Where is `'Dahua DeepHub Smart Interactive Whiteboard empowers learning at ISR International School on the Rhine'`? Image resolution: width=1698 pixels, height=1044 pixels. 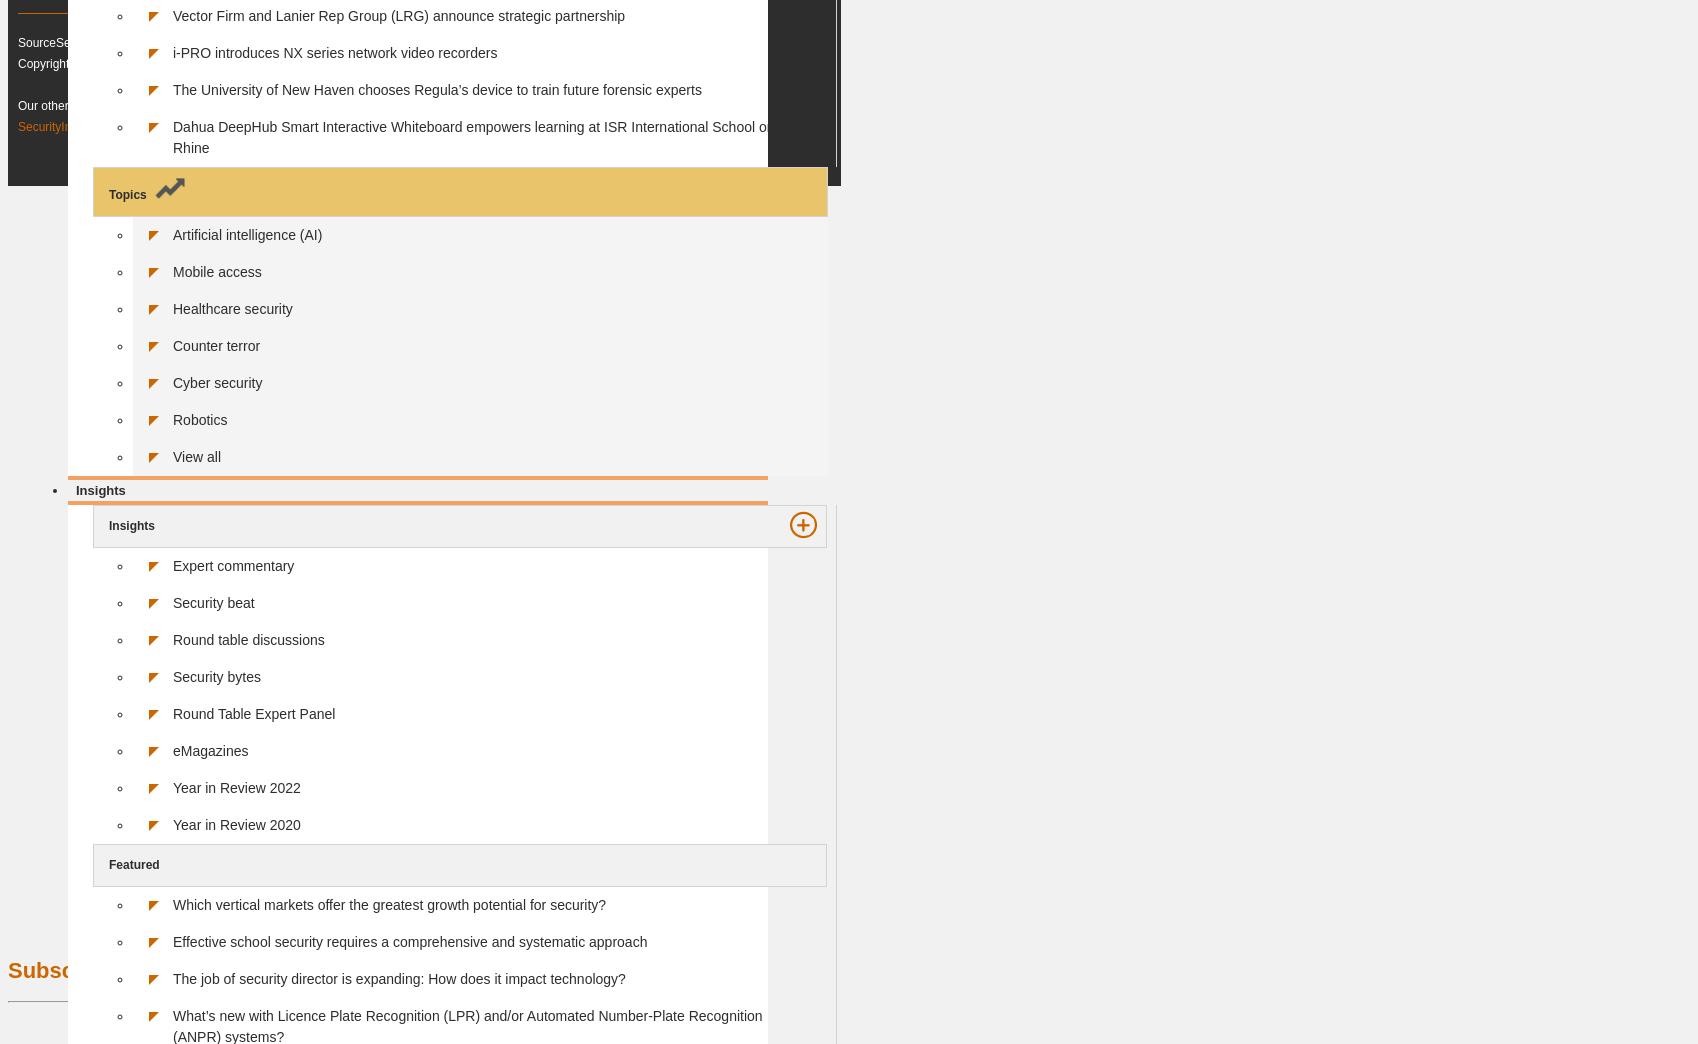
'Dahua DeepHub Smart Interactive Whiteboard empowers learning at ISR International School on the Rhine' is located at coordinates (173, 135).